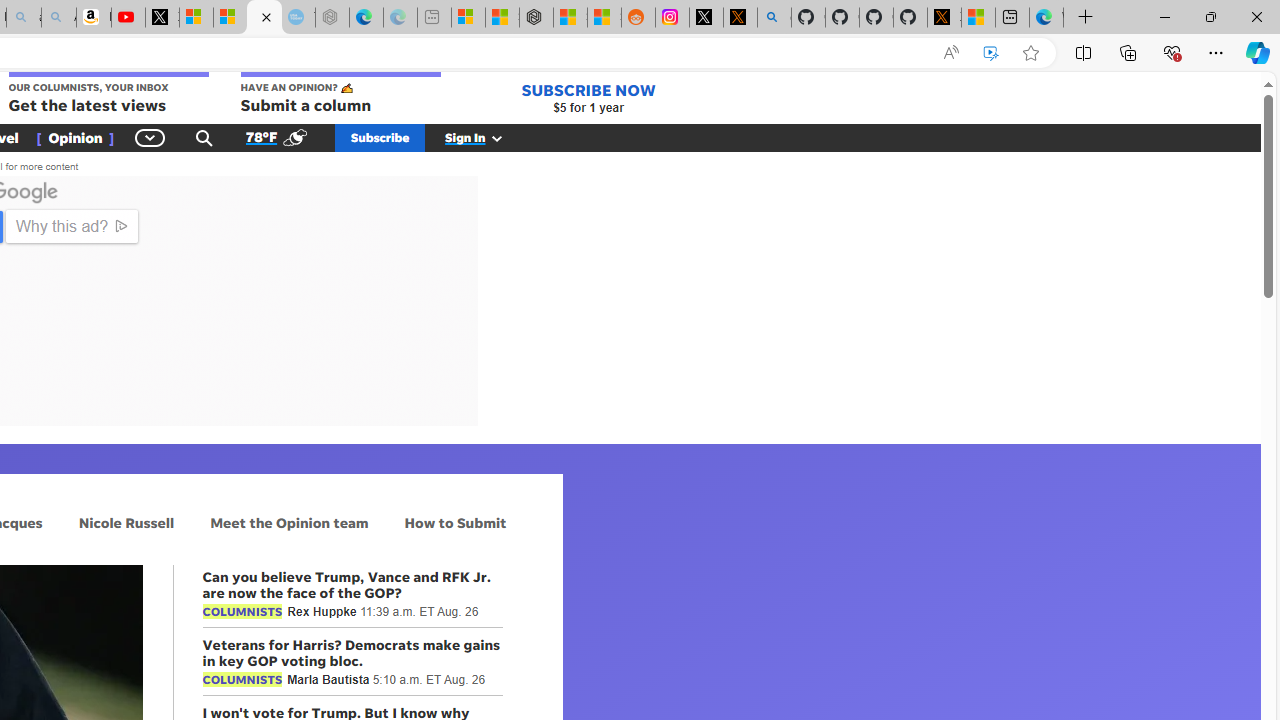  What do you see at coordinates (288, 521) in the screenshot?
I see `'Meet the Opinion team'` at bounding box center [288, 521].